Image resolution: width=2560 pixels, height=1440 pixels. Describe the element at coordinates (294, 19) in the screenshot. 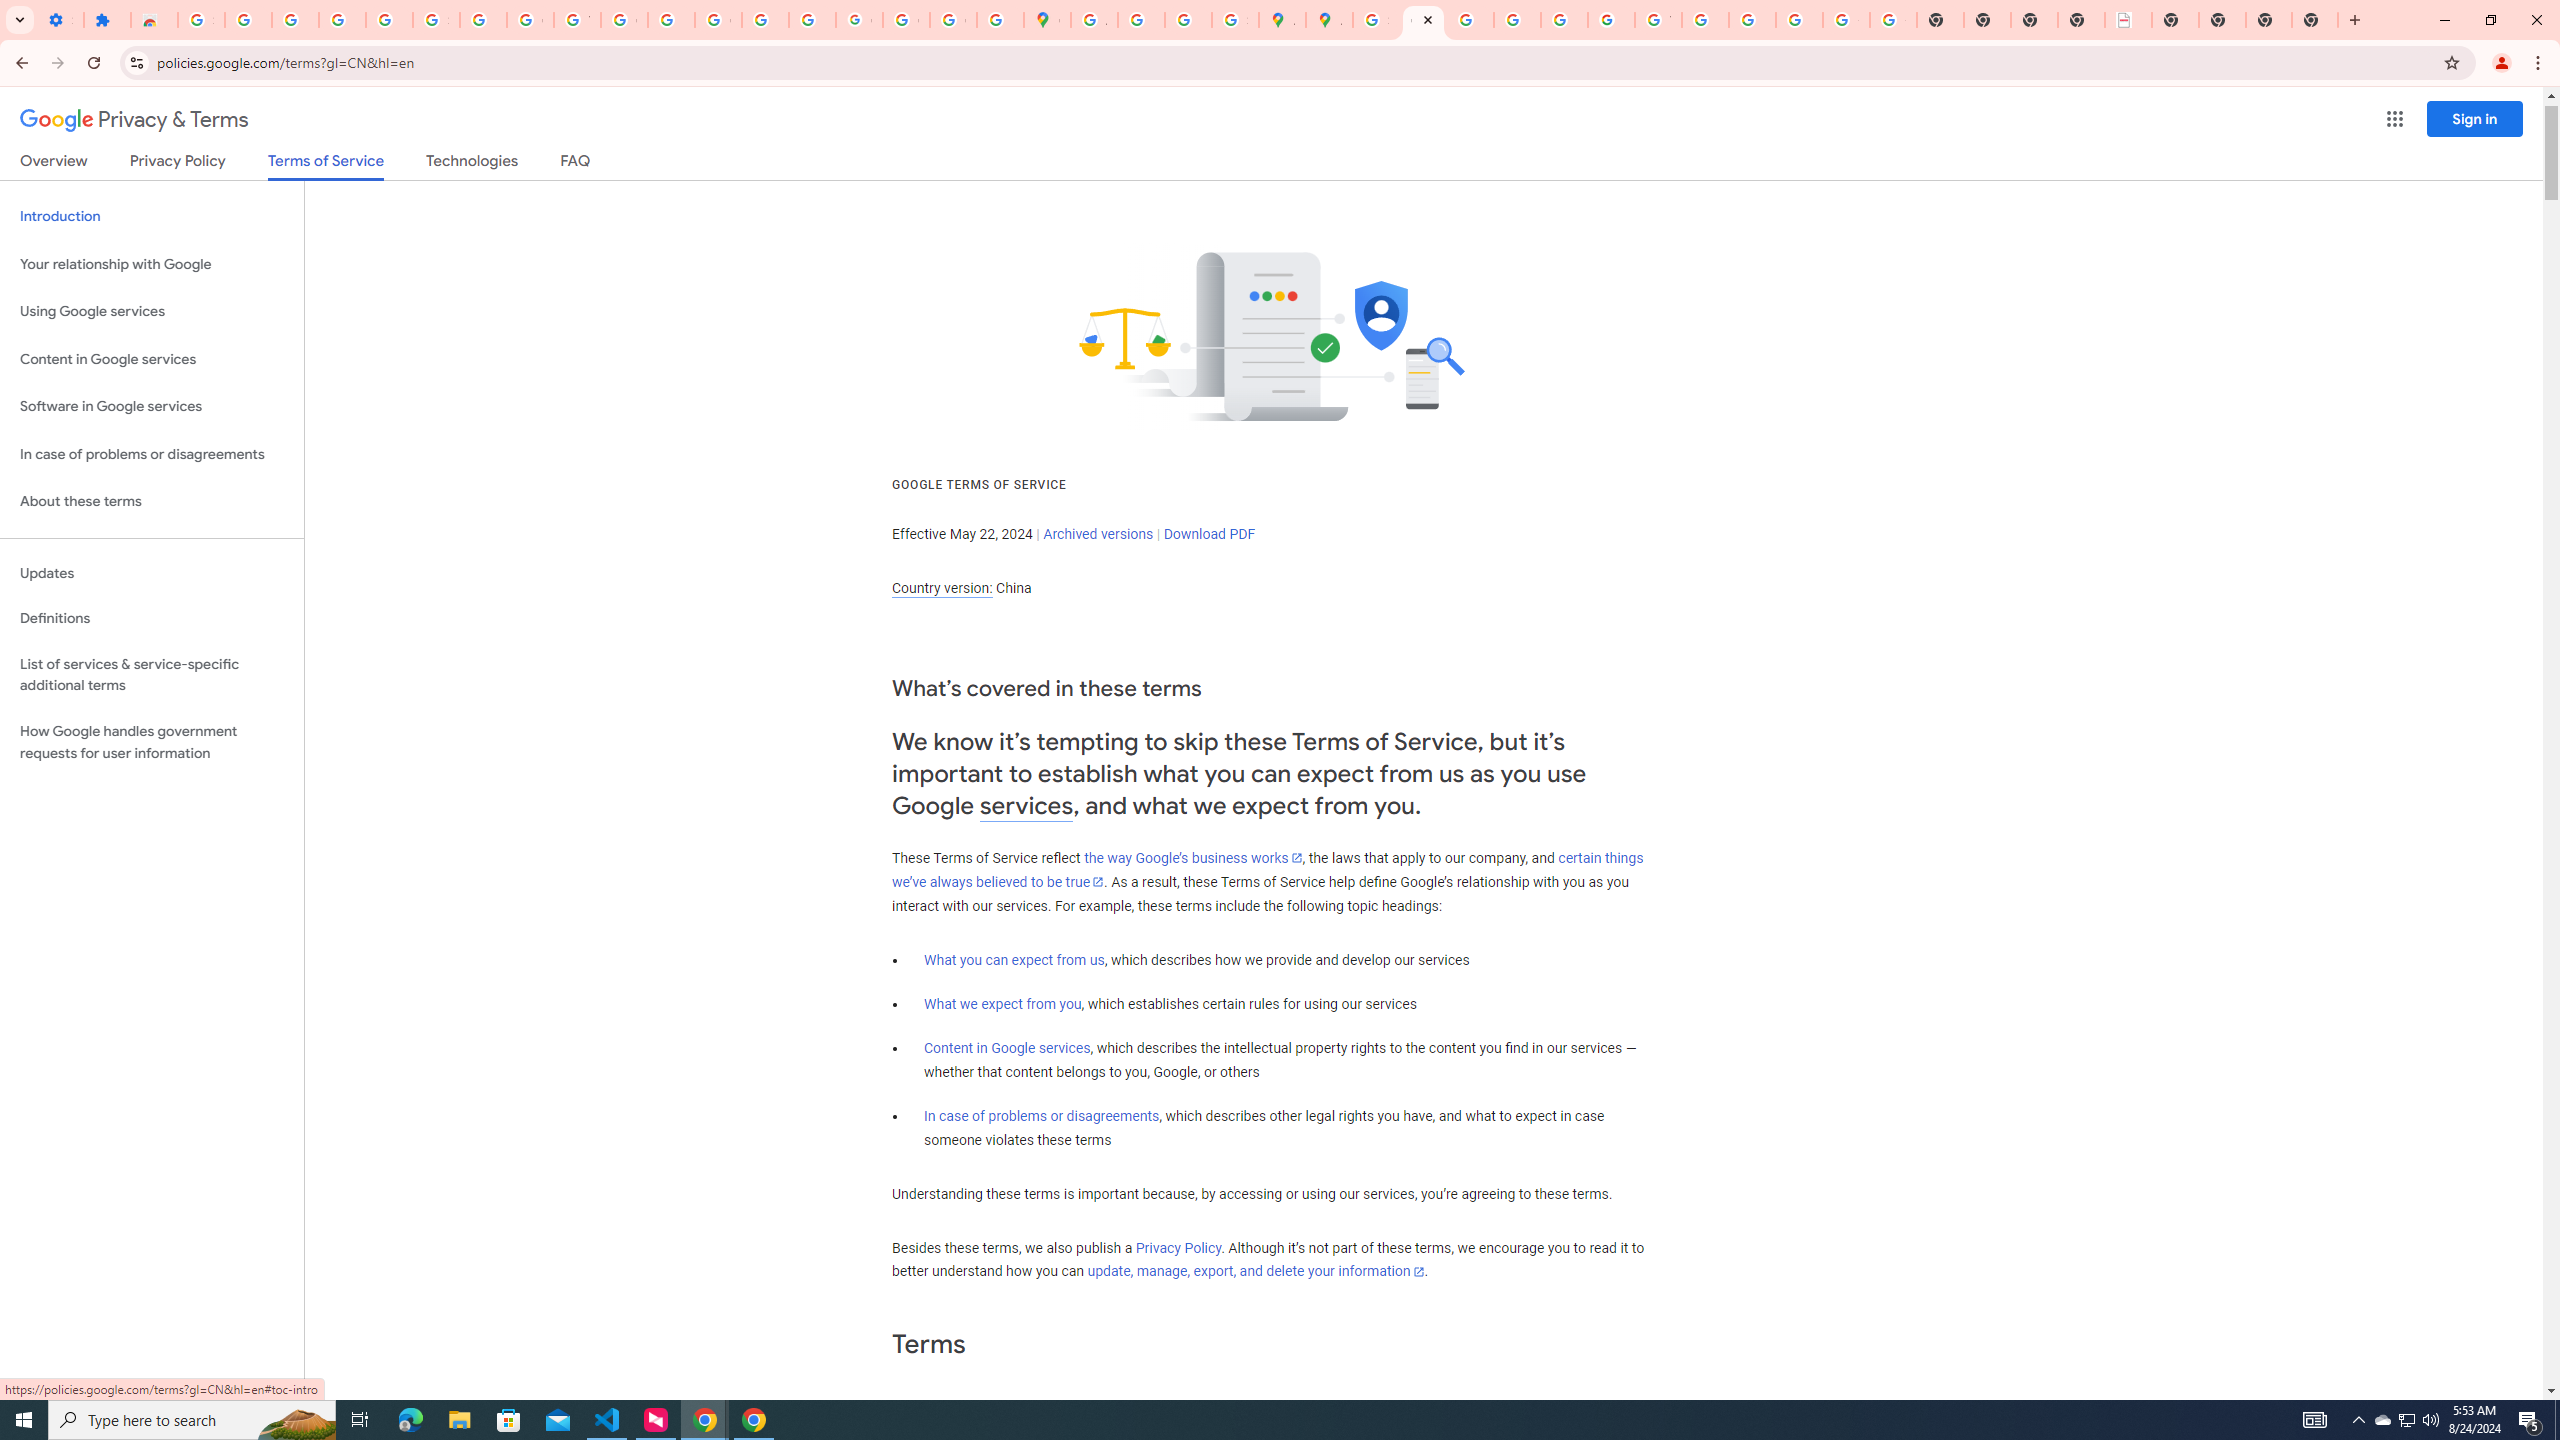

I see `'Delete photos & videos - Computer - Google Photos Help'` at that location.